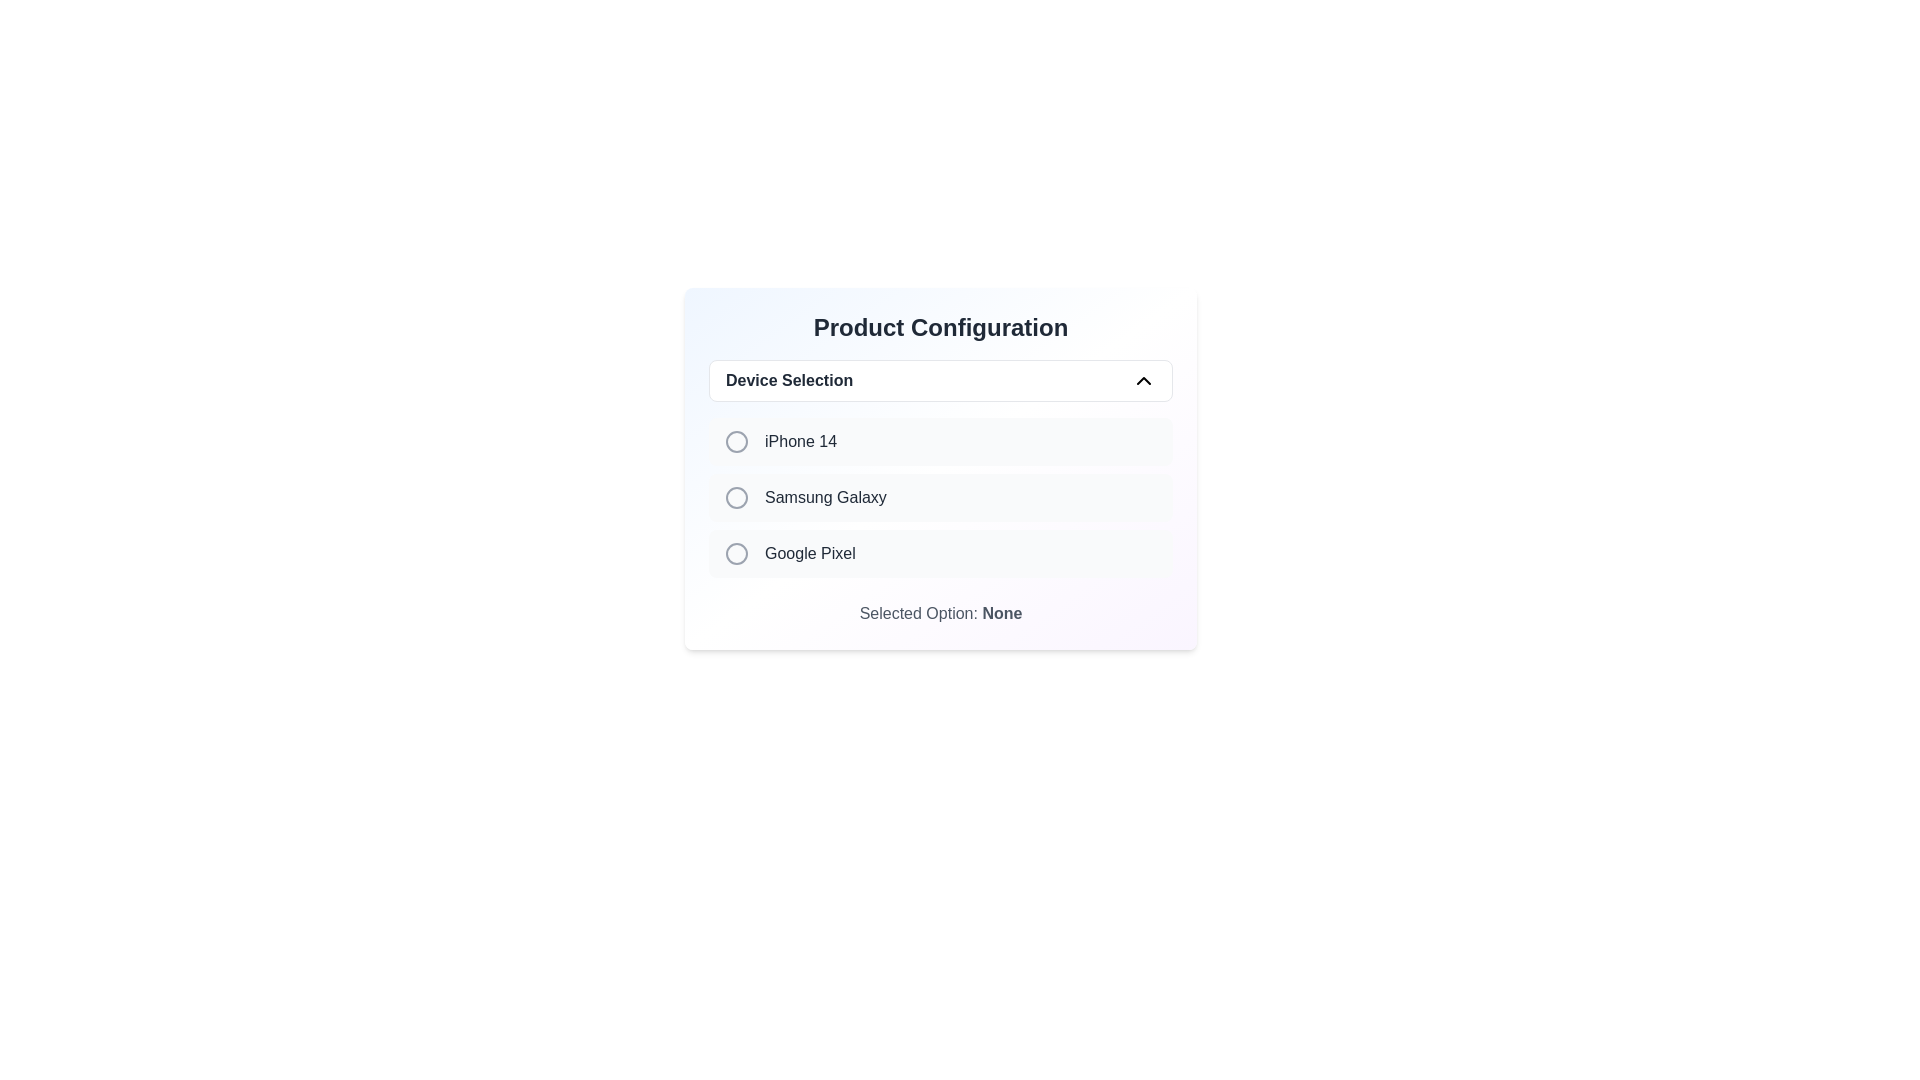 This screenshot has height=1080, width=1920. What do you see at coordinates (736, 554) in the screenshot?
I see `the radio button icon for the 'Google Pixel' selection option` at bounding box center [736, 554].